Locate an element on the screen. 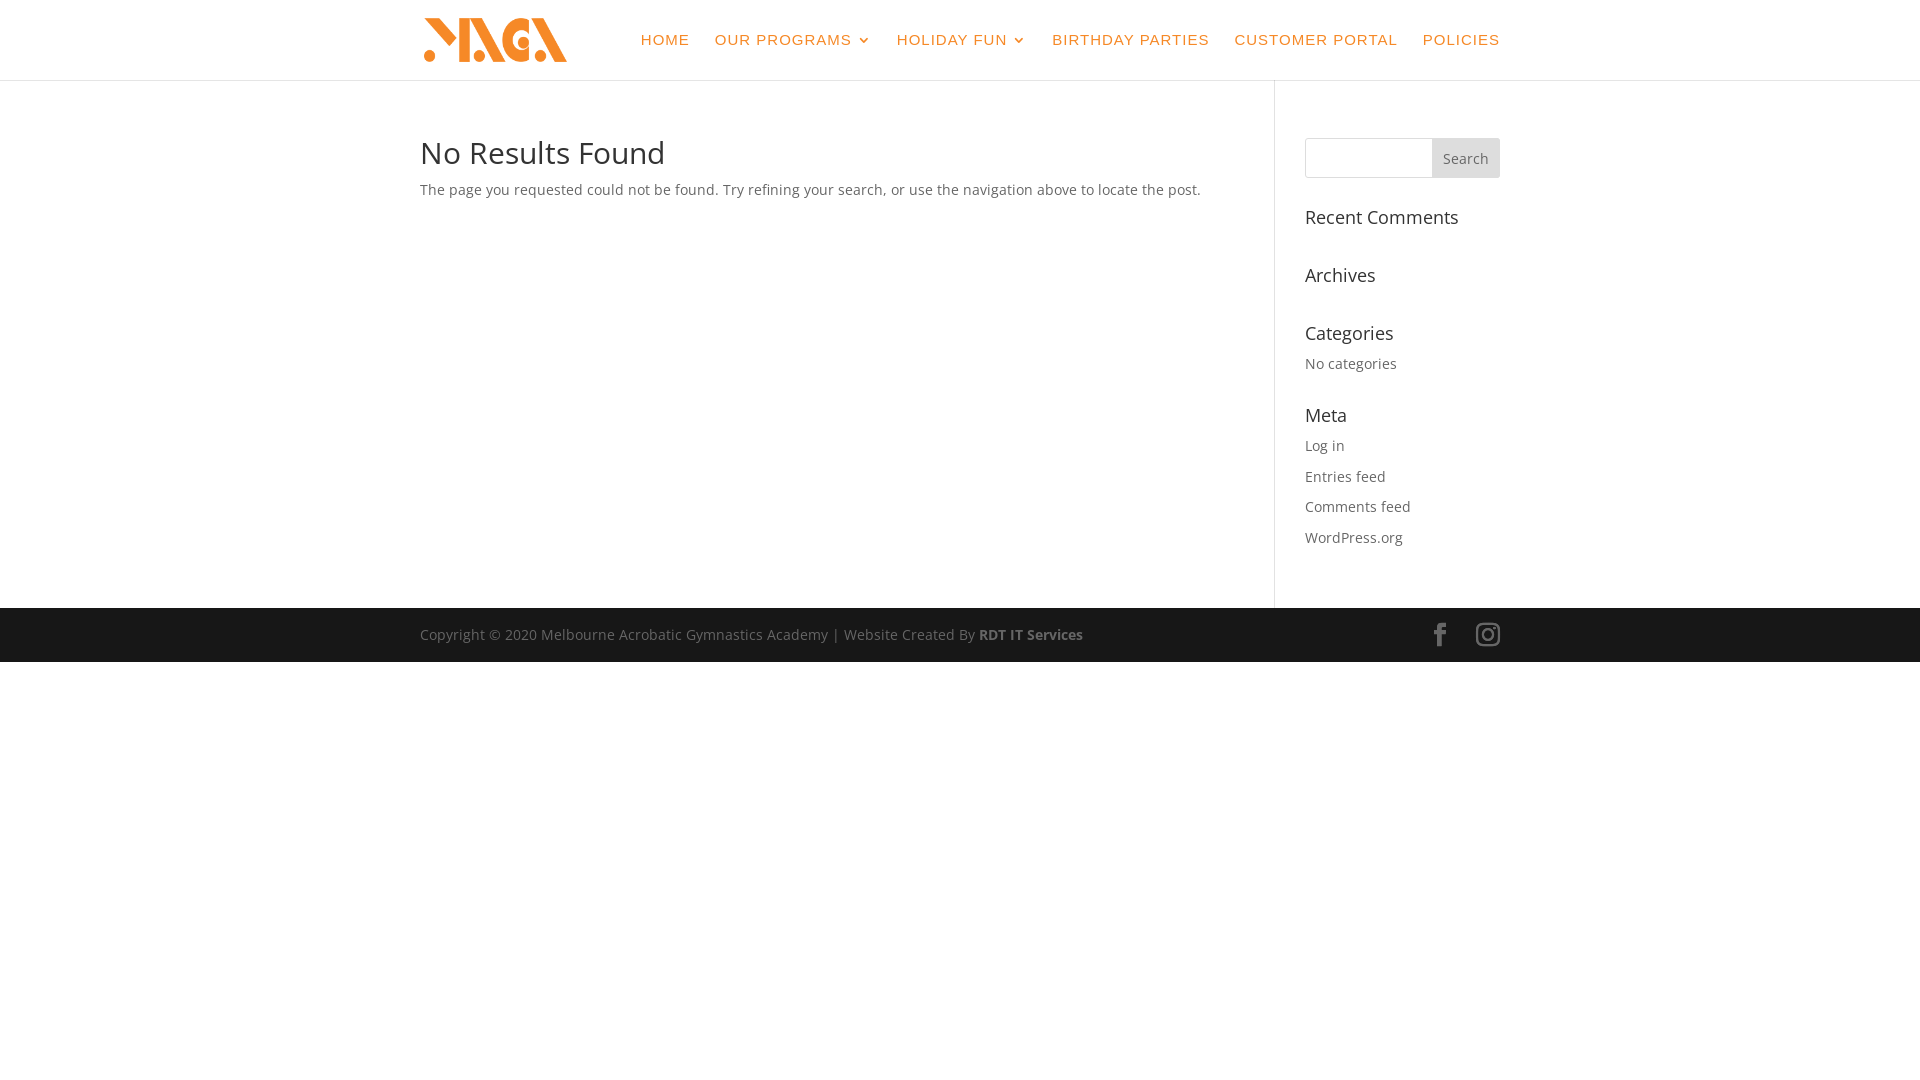 Image resolution: width=1920 pixels, height=1080 pixels. 'RDT IT Services' is located at coordinates (1031, 634).